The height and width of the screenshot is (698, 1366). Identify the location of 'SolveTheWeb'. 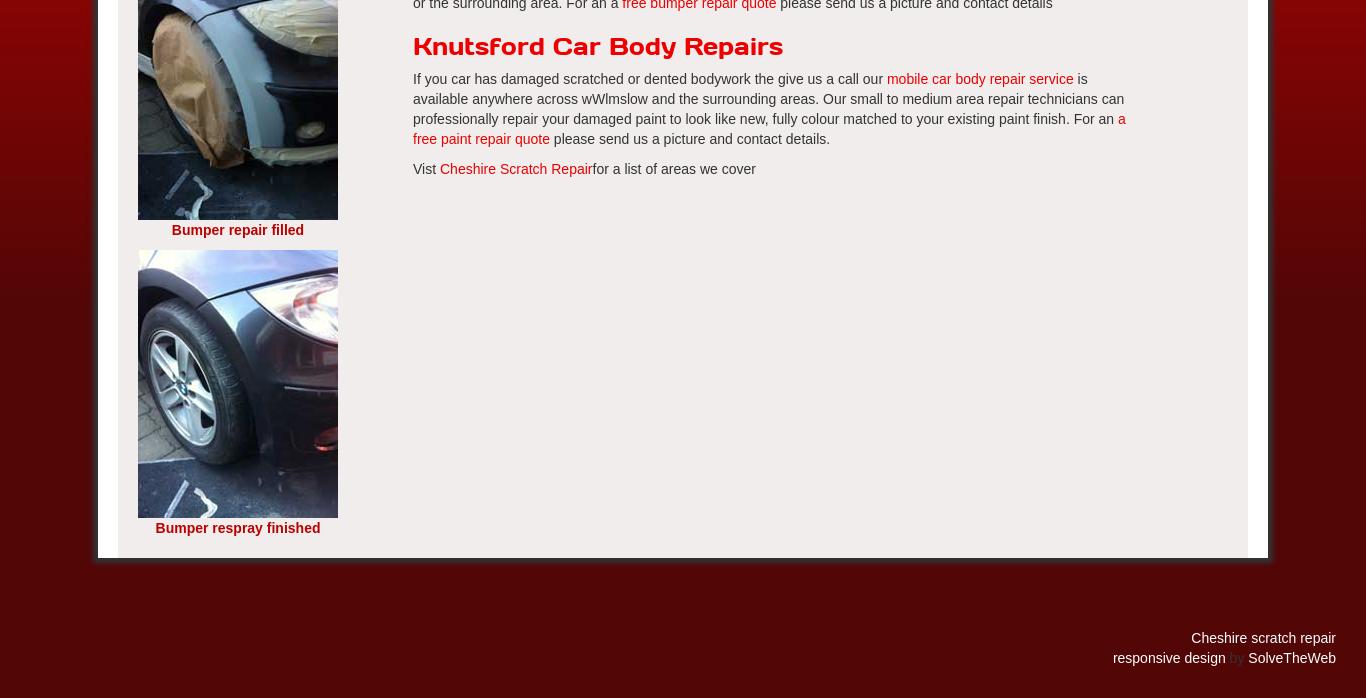
(1290, 657).